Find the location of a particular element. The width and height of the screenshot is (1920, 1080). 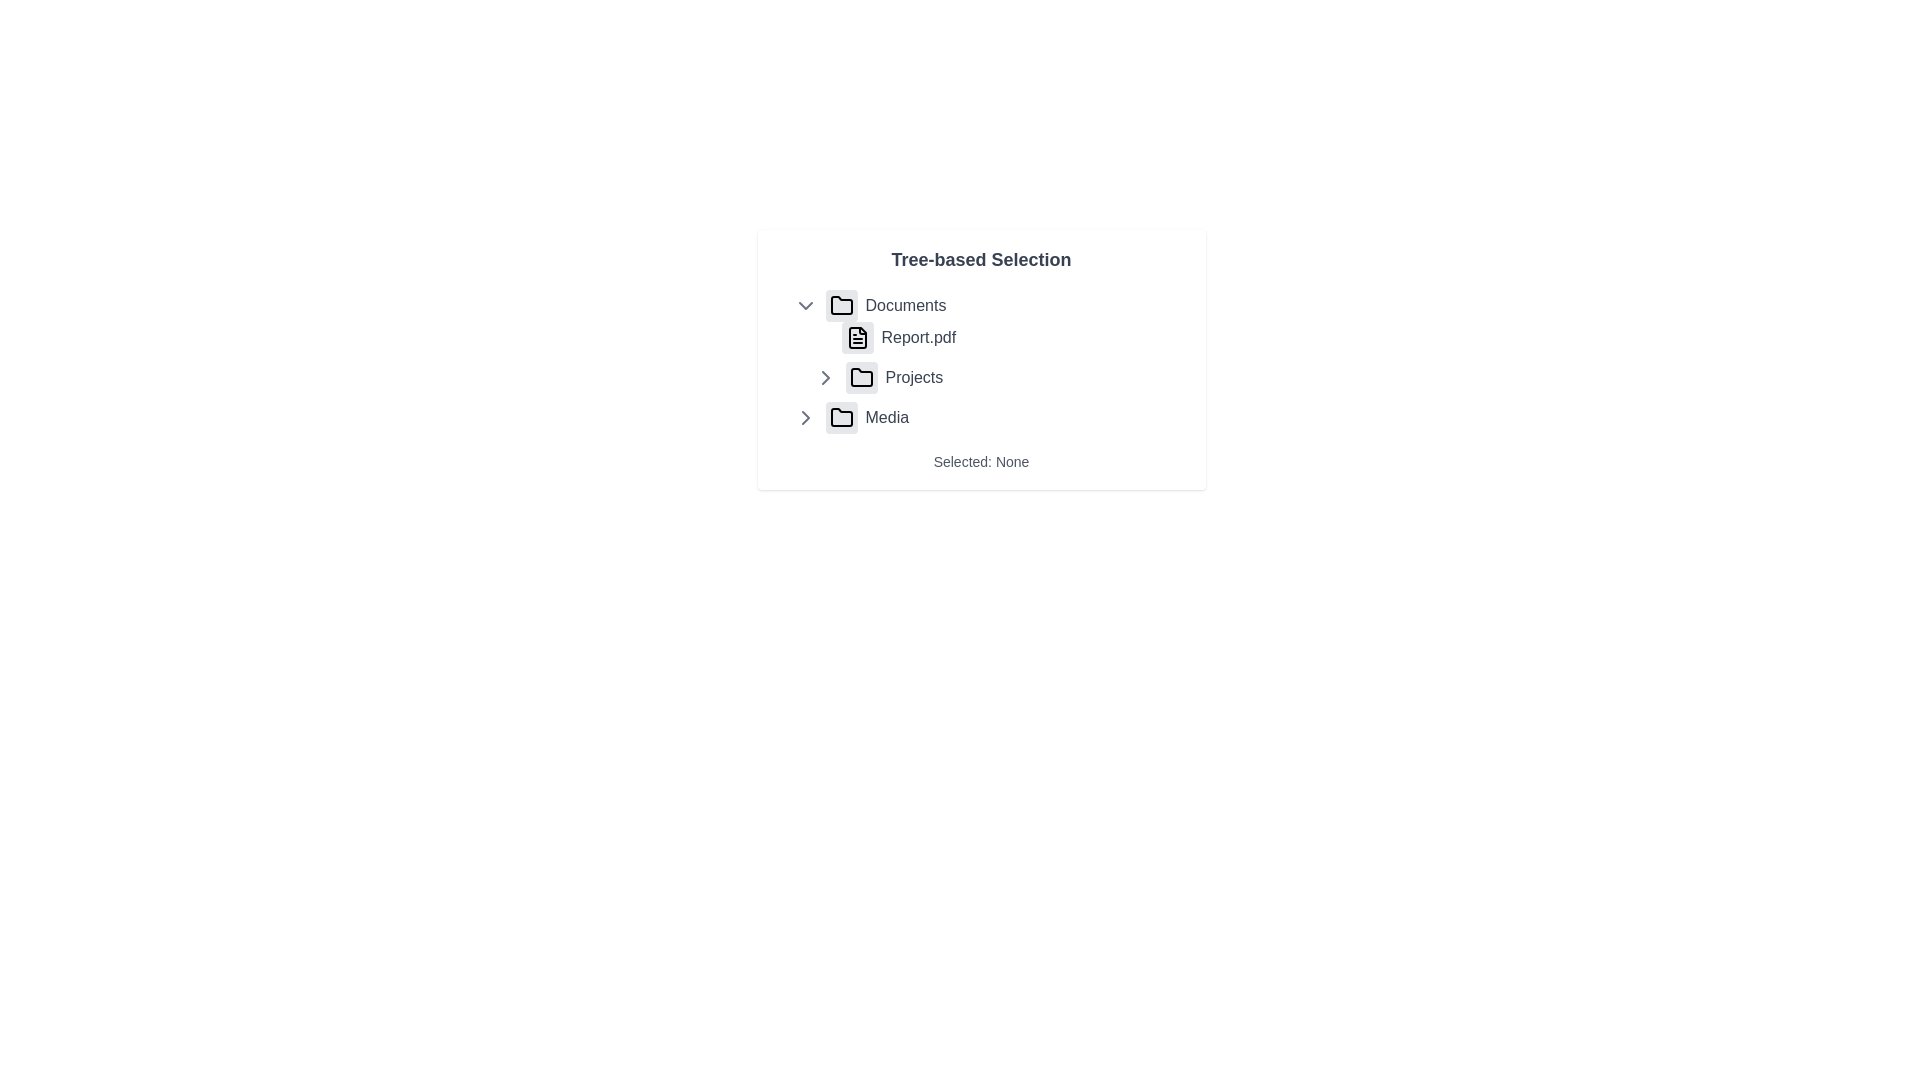

the Icon button with a folder icon located in the 'Projects' row, positioned between the left-chevron icon and the text label 'Projects' is located at coordinates (861, 378).